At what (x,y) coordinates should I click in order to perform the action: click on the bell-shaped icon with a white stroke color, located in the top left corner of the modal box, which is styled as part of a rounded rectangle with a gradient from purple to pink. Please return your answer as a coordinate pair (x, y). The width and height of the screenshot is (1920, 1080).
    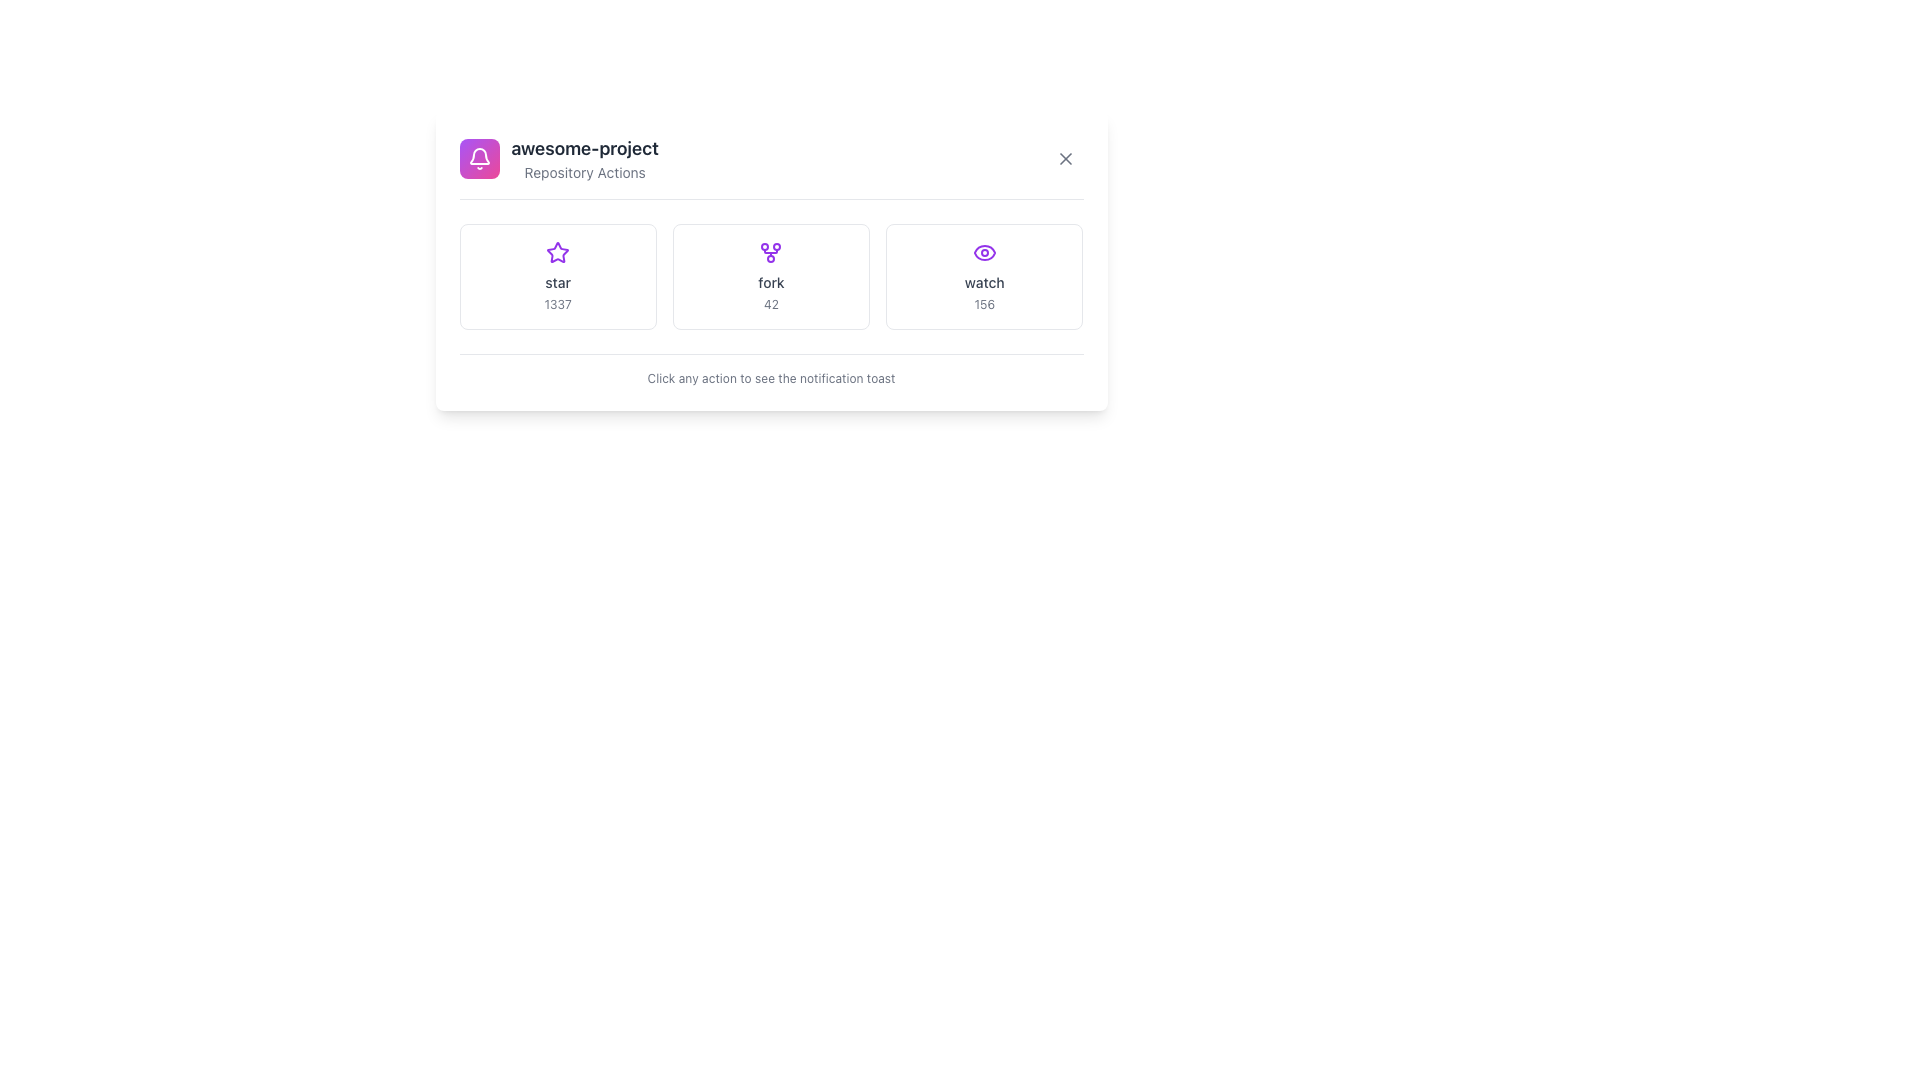
    Looking at the image, I should click on (478, 157).